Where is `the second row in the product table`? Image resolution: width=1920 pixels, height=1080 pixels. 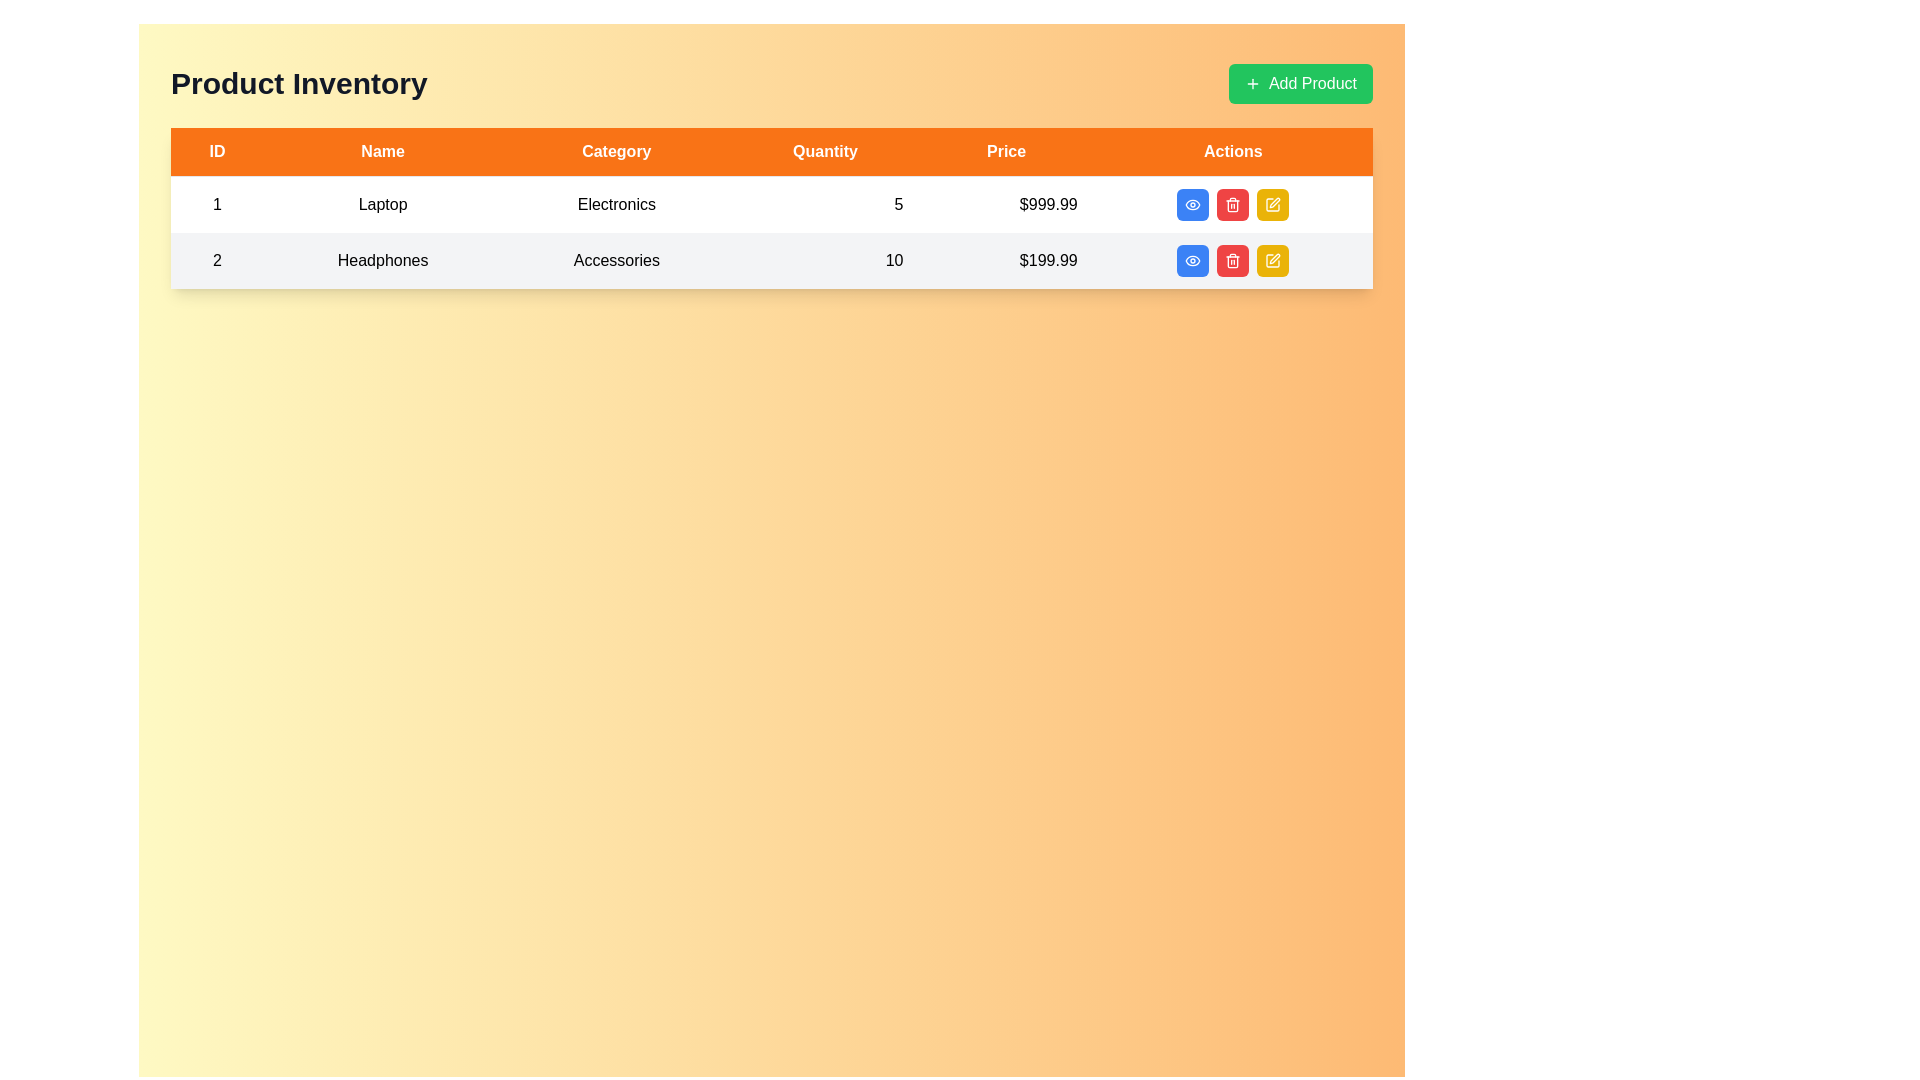 the second row in the product table is located at coordinates (771, 260).